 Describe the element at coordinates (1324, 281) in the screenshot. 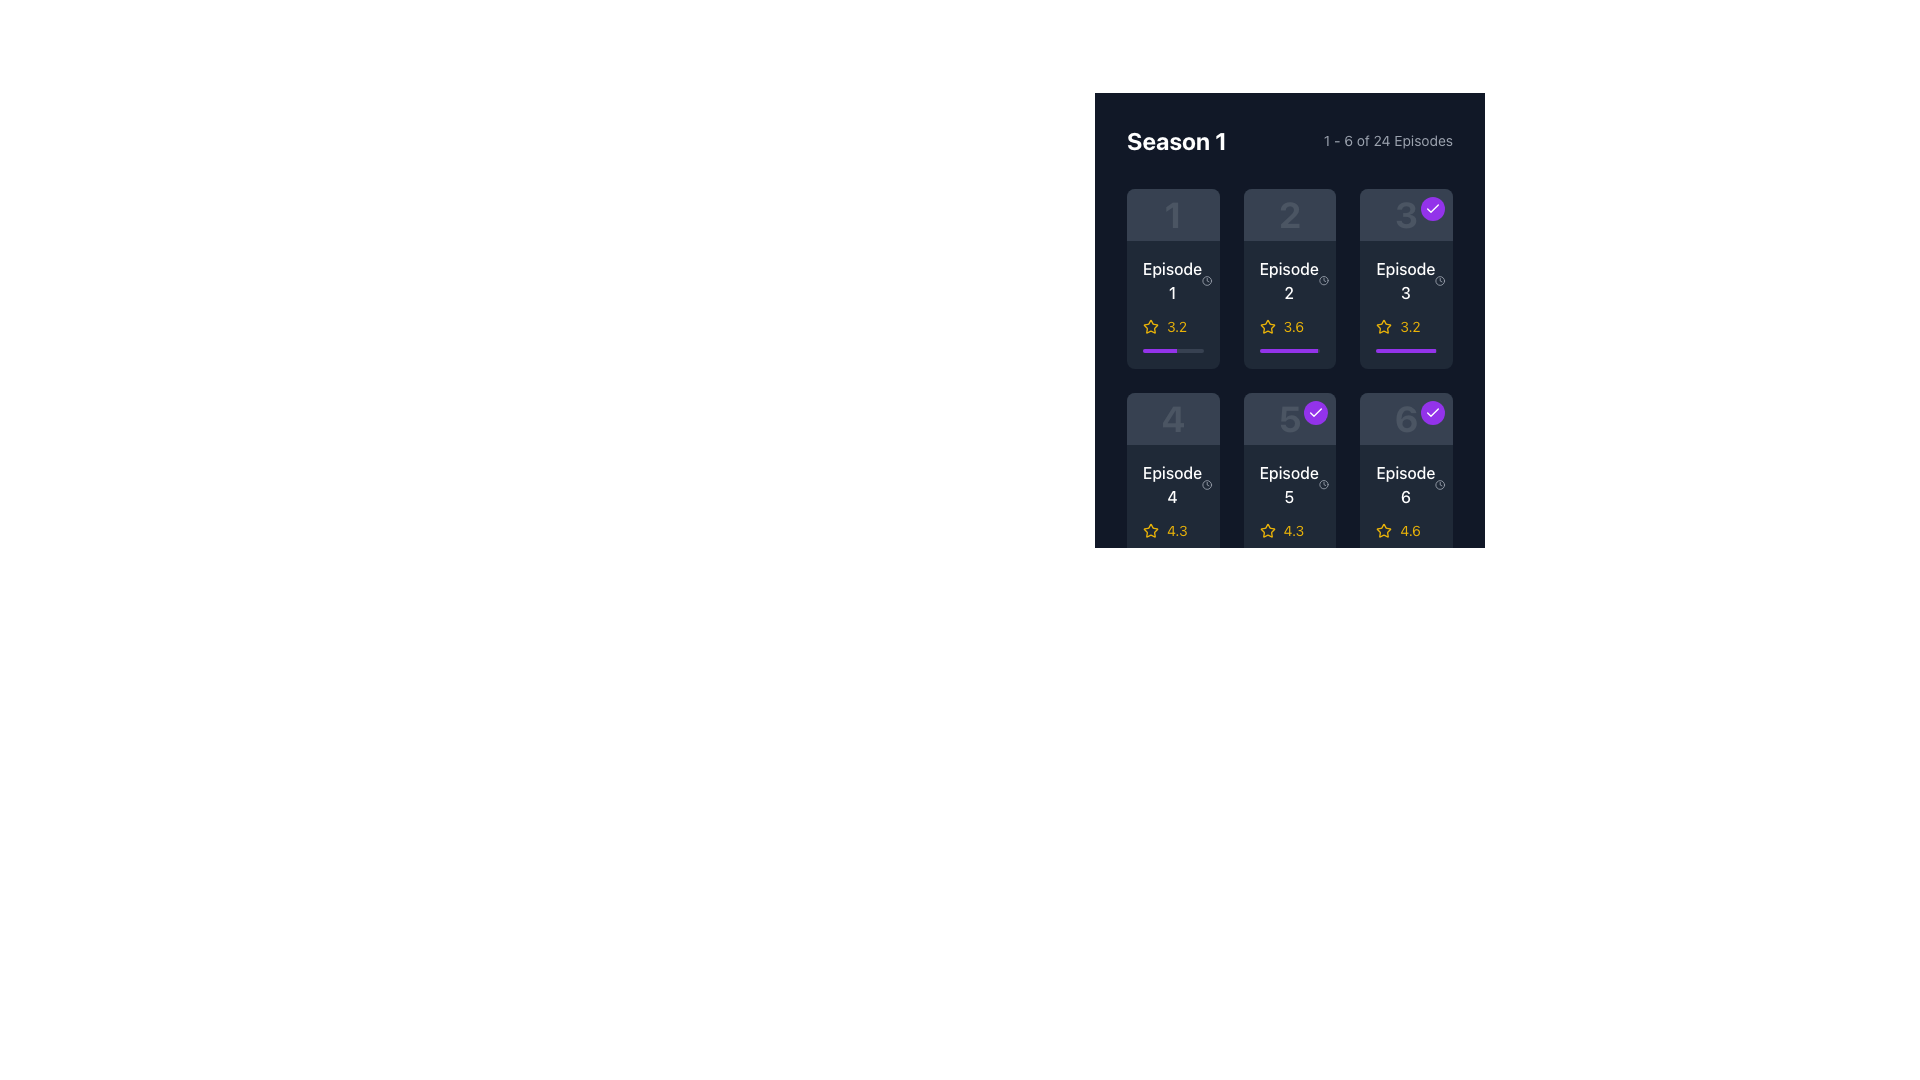

I see `the clock icon located to the left of the text '42 min', which indicates the duration of Episode 2 in Season 1` at that location.